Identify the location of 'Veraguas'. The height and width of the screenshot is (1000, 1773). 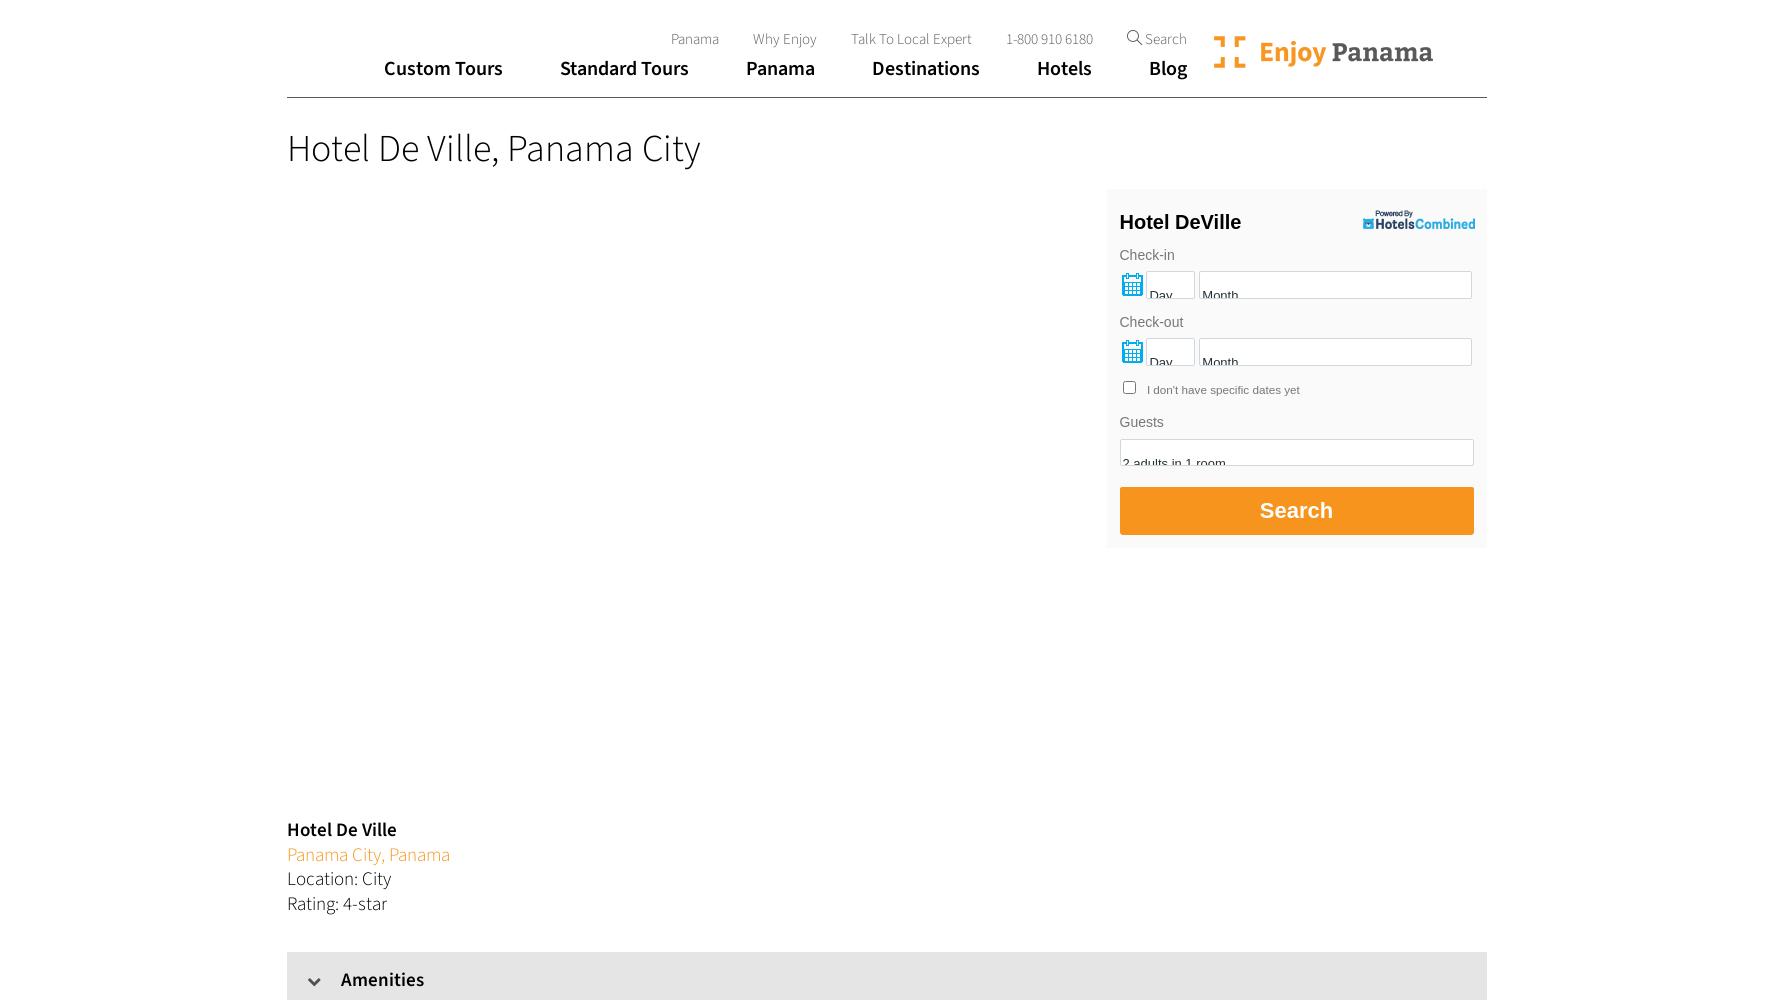
(782, 495).